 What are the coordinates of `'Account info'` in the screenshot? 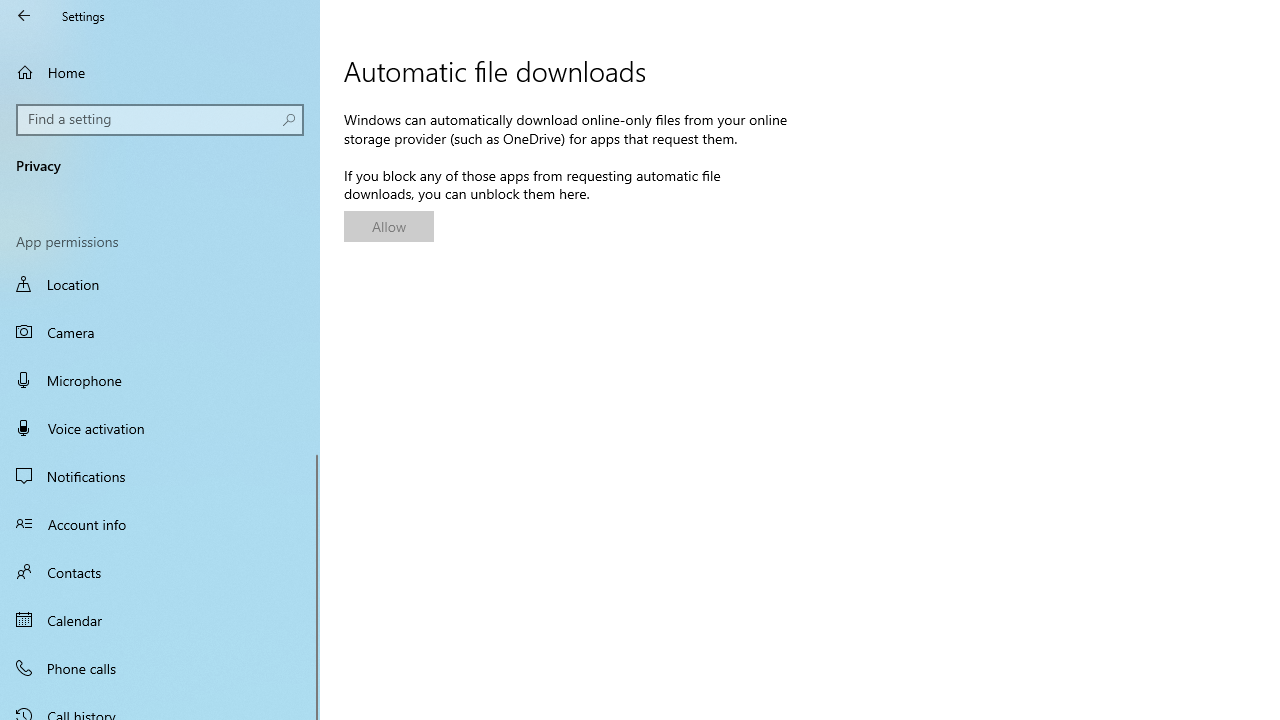 It's located at (160, 522).